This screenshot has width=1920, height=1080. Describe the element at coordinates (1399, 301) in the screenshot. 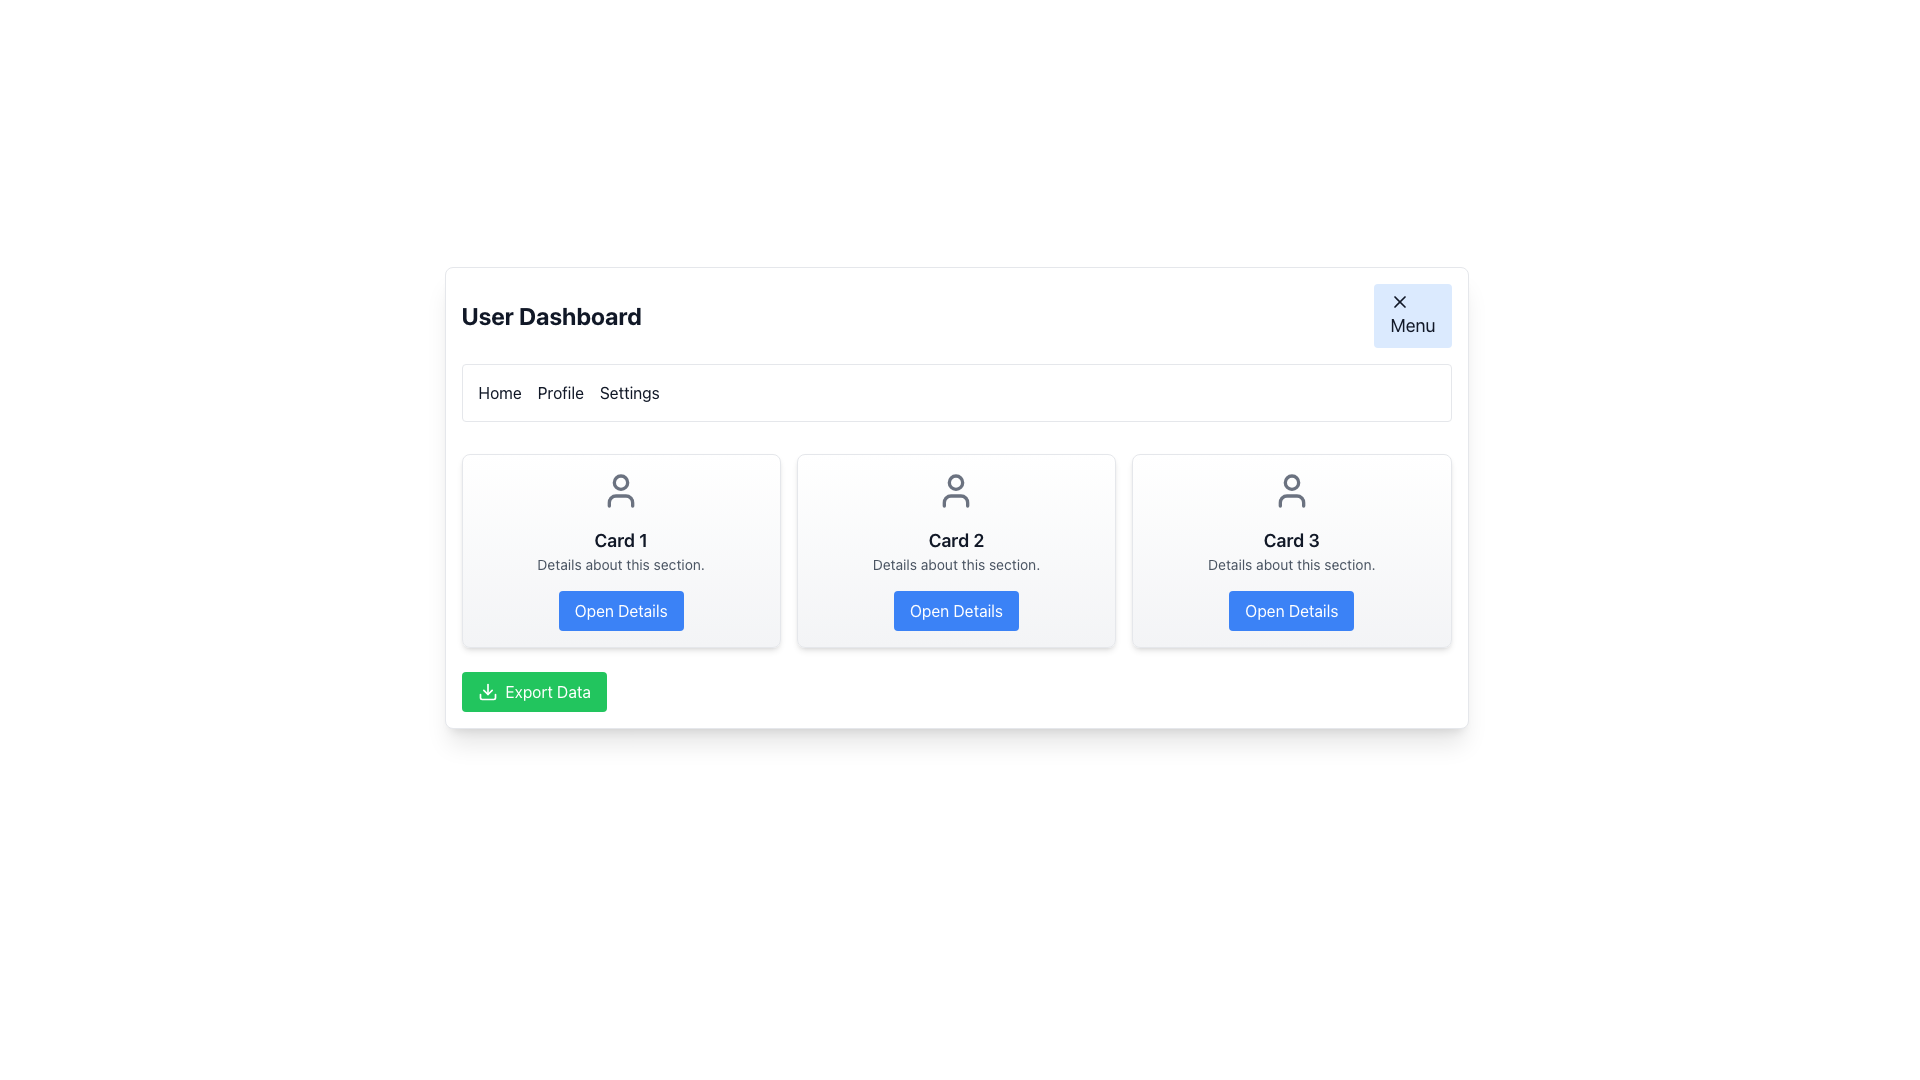

I see `the 'X' icon within the 'Menu' button located in the top-right corner of the interface` at that location.